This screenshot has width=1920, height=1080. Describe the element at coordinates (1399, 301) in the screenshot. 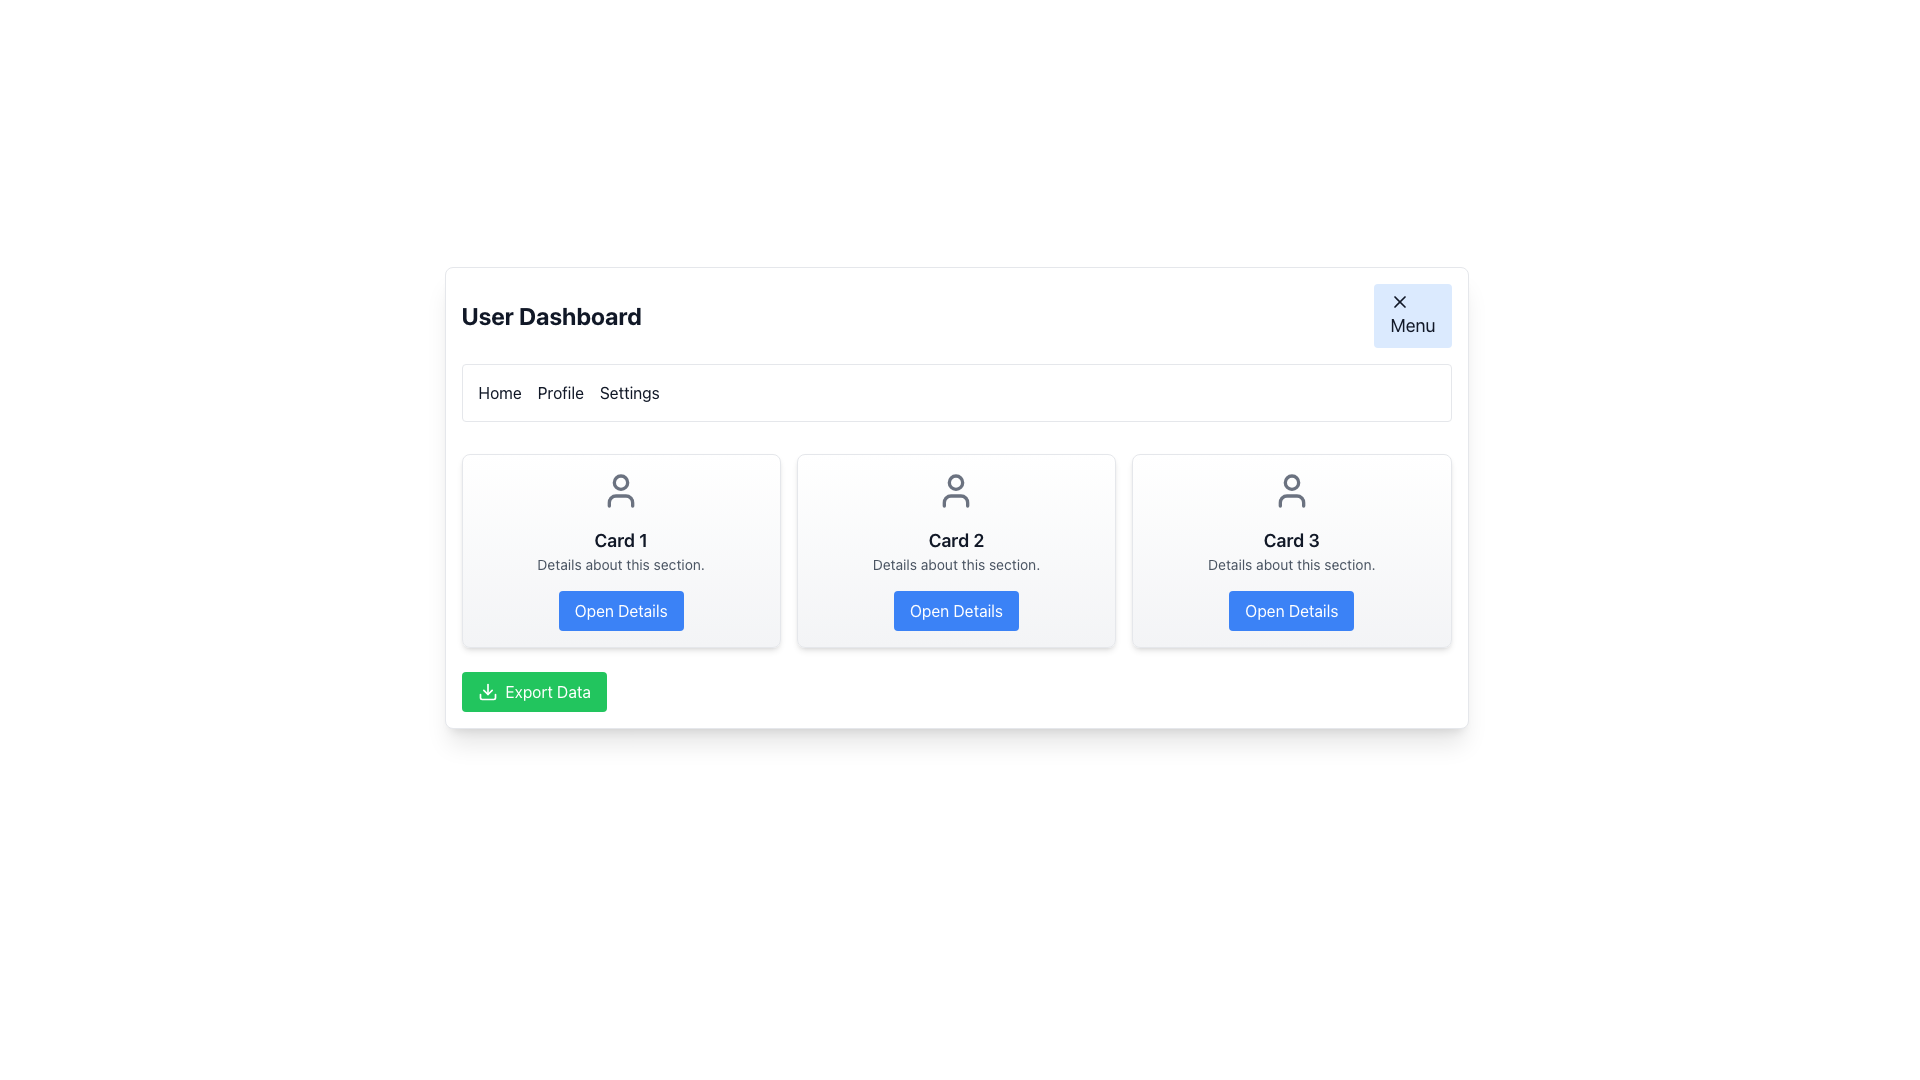

I see `the 'X' icon within the 'Menu' button located in the top-right corner of the interface` at that location.